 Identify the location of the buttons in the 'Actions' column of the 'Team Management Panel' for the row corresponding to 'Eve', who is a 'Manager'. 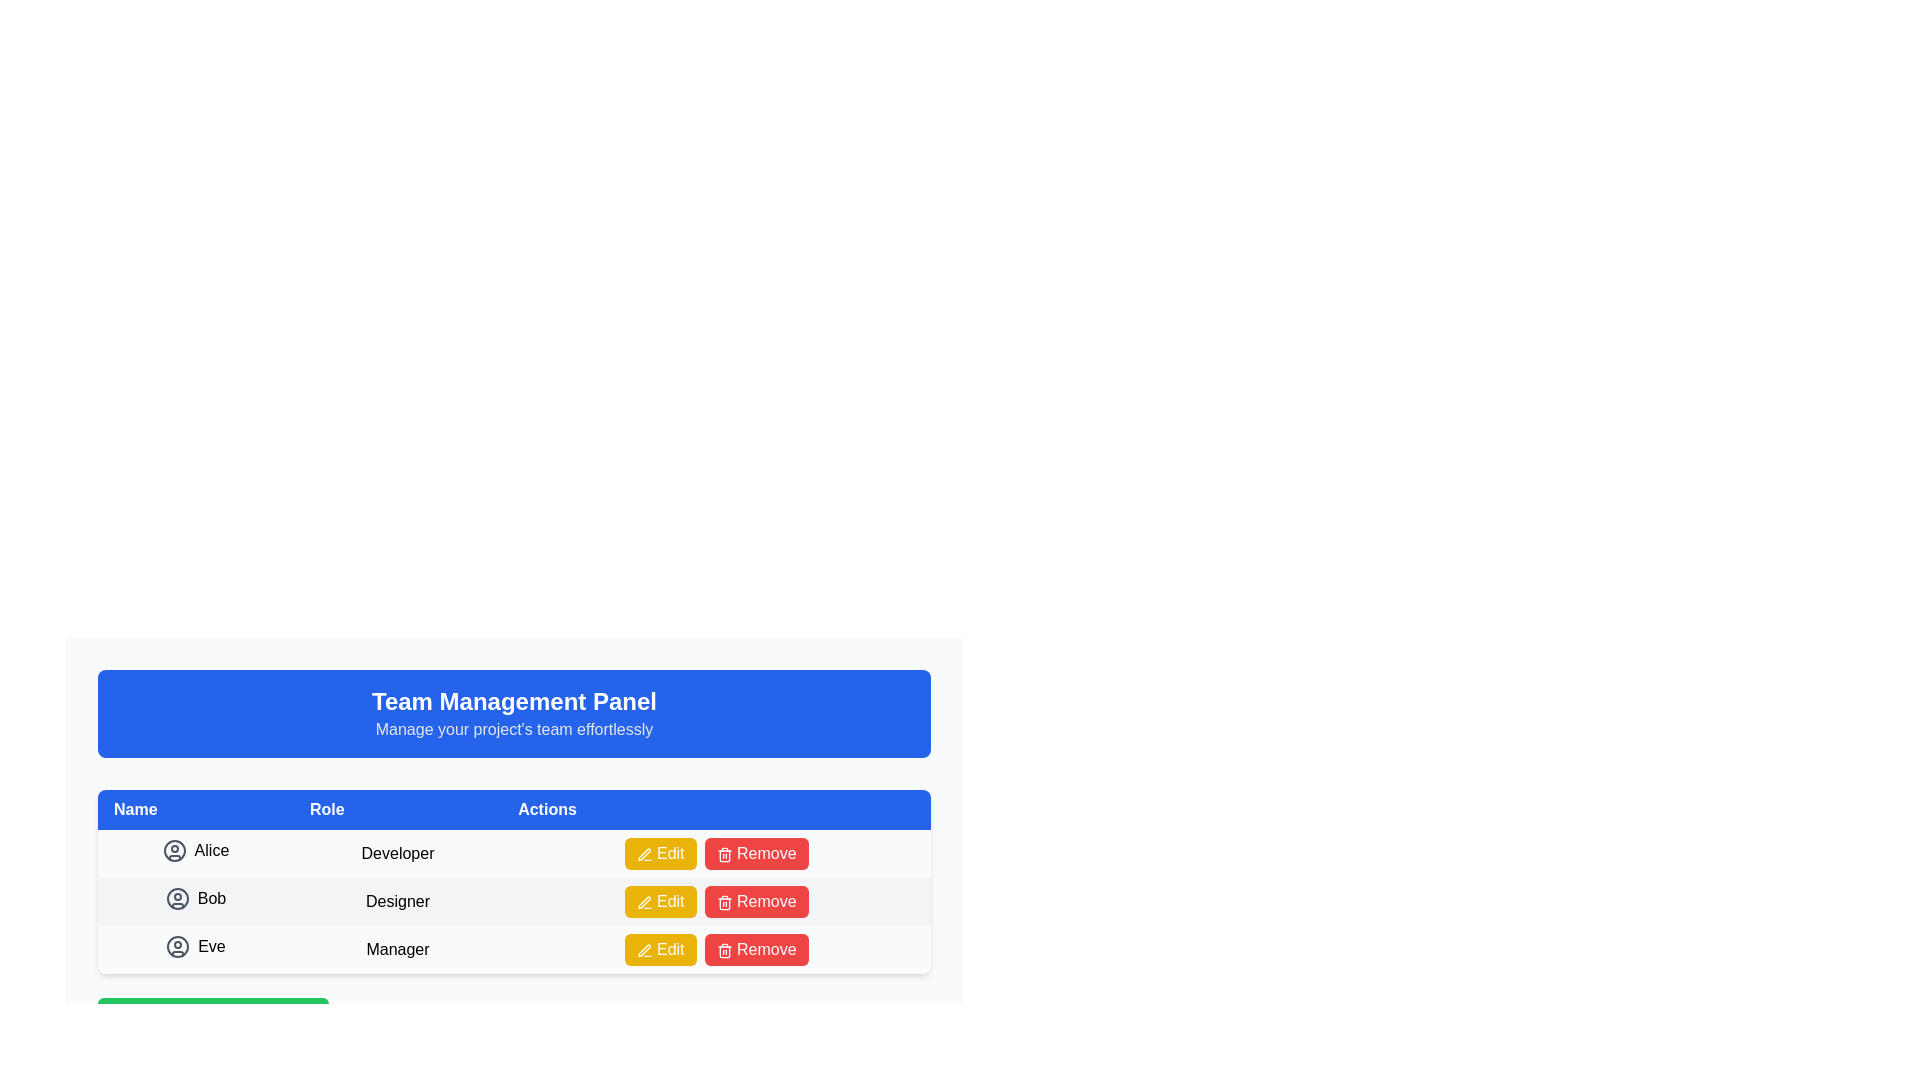
(716, 948).